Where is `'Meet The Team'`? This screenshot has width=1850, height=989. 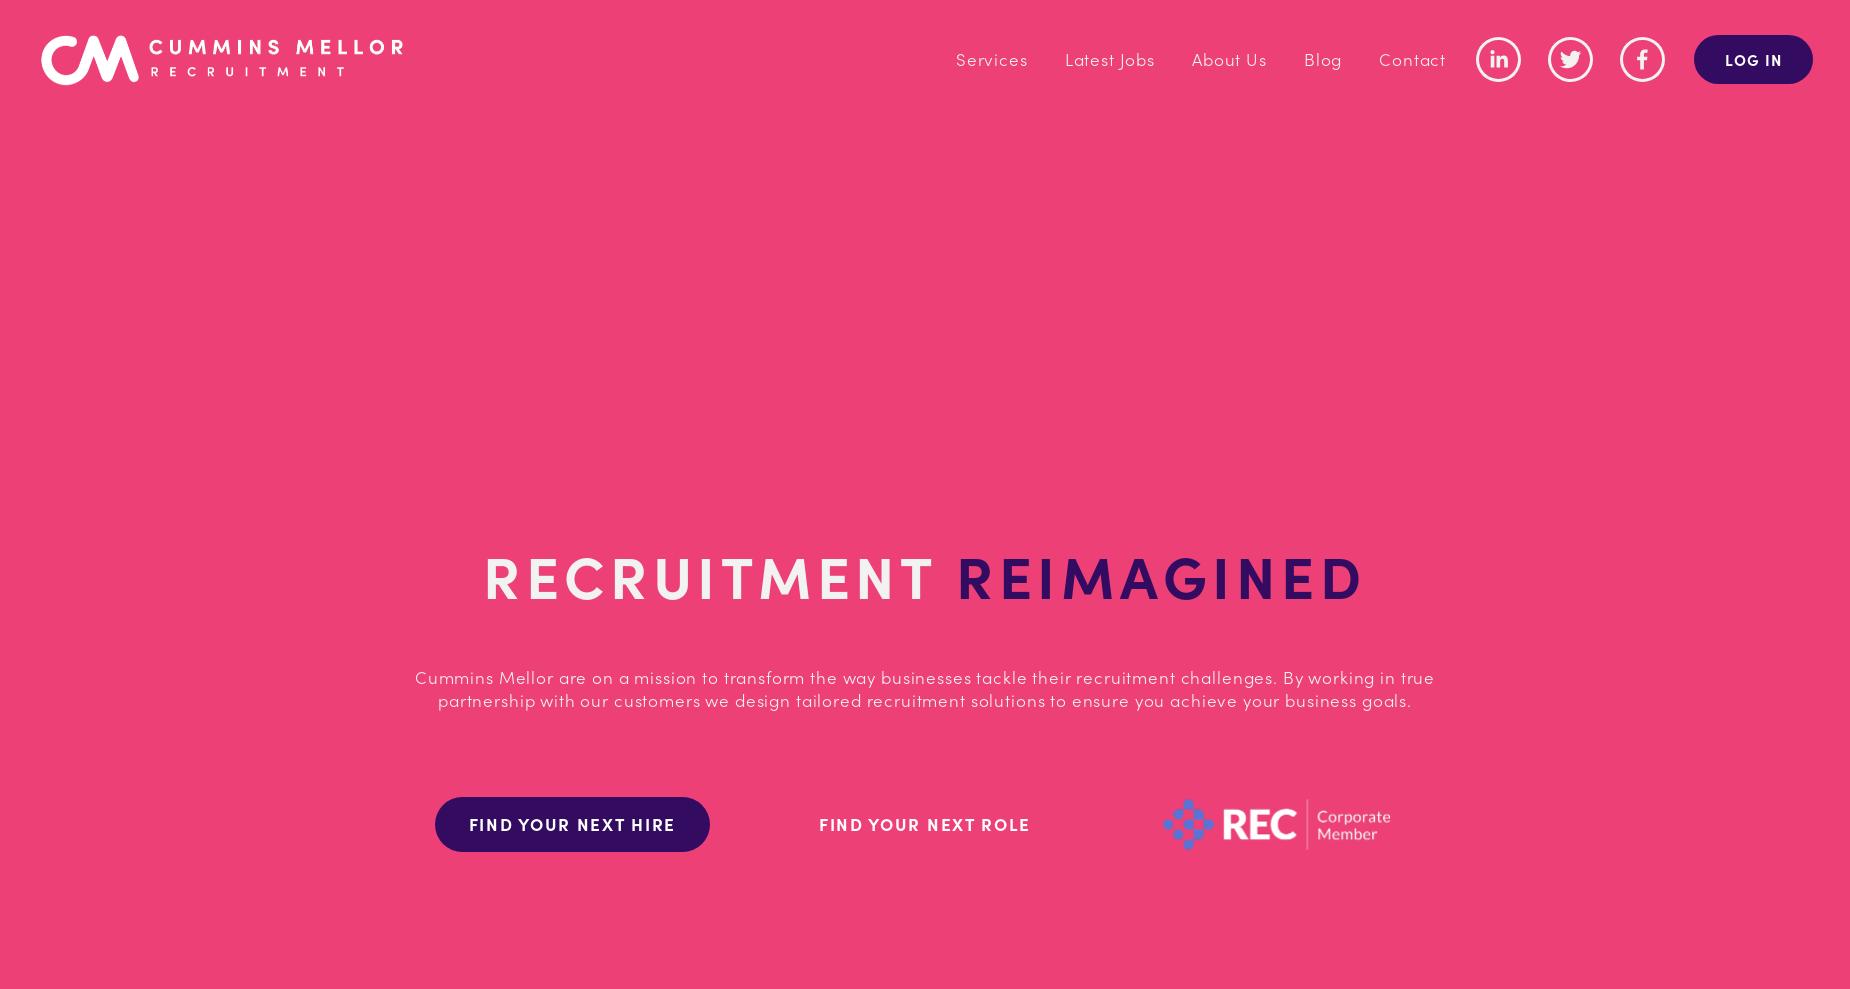 'Meet The Team' is located at coordinates (1143, 170).